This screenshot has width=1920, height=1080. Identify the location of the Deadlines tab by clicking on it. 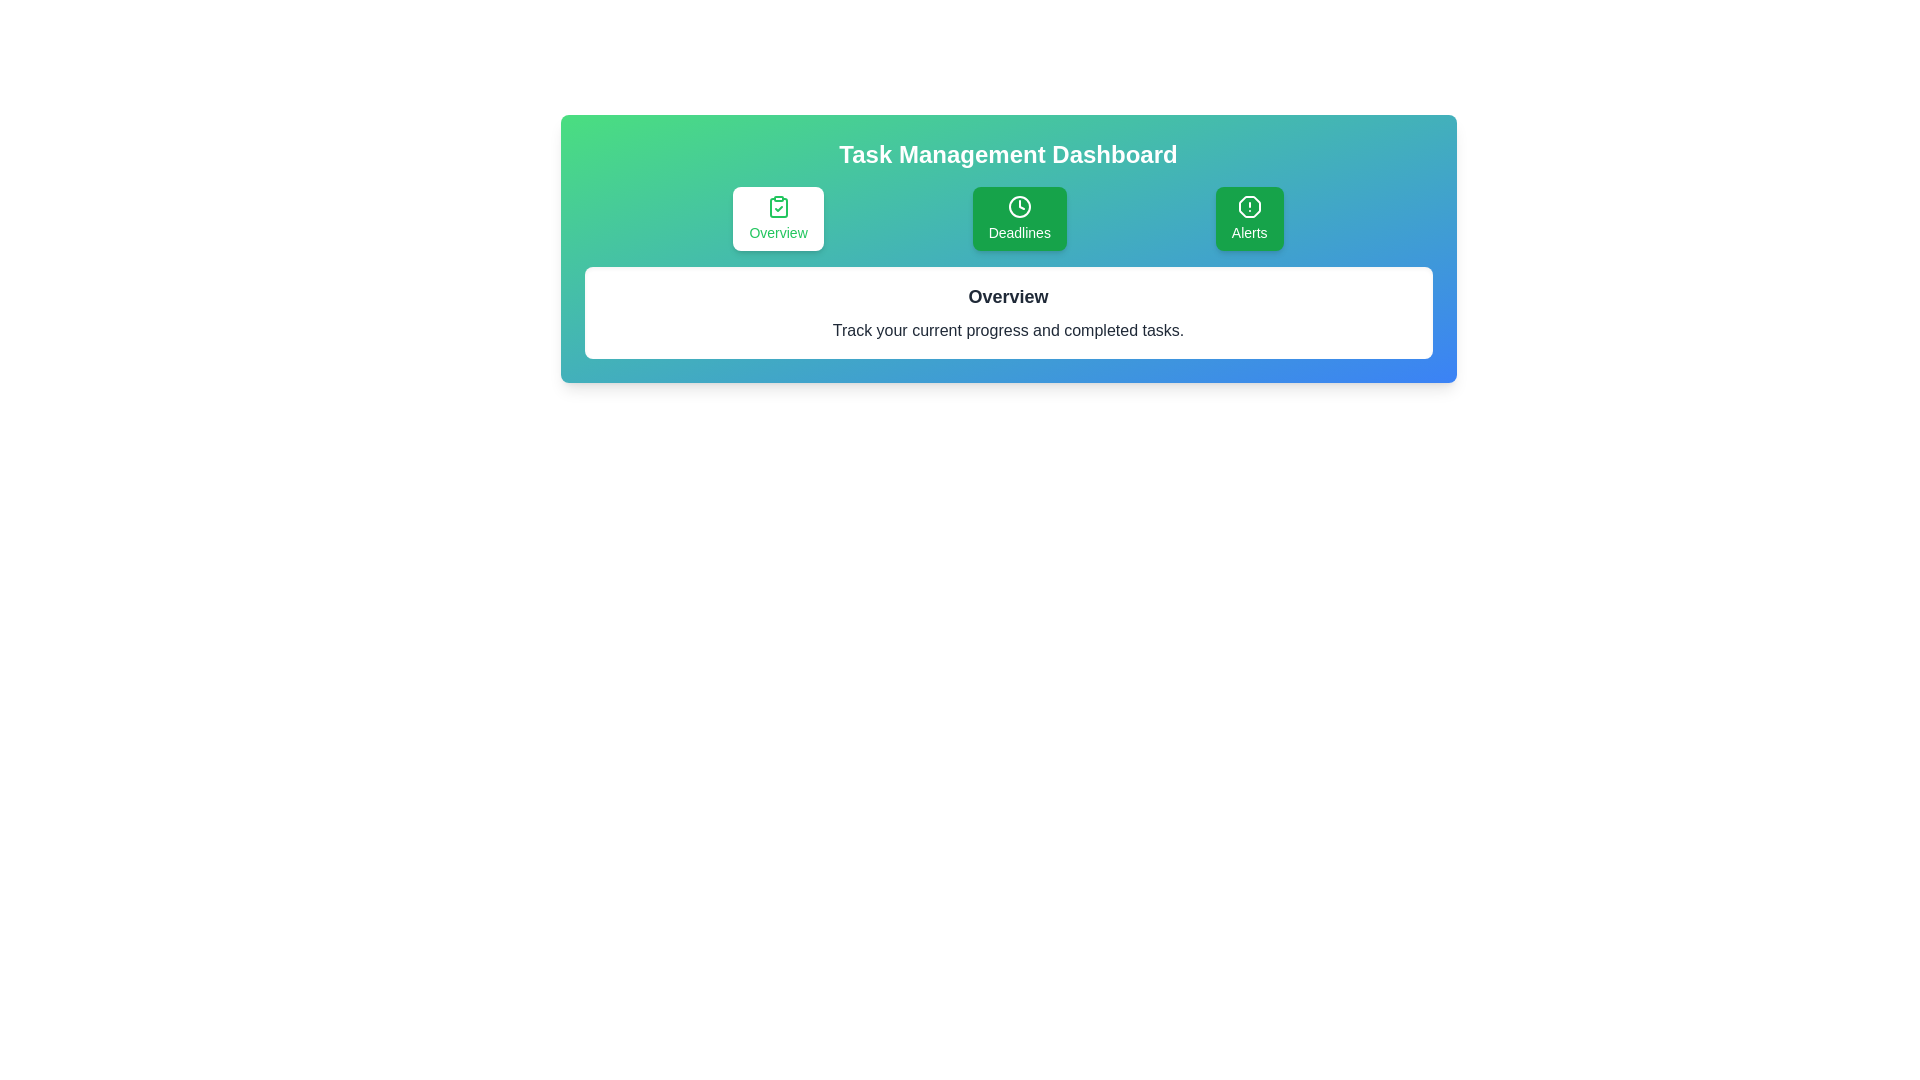
(1019, 219).